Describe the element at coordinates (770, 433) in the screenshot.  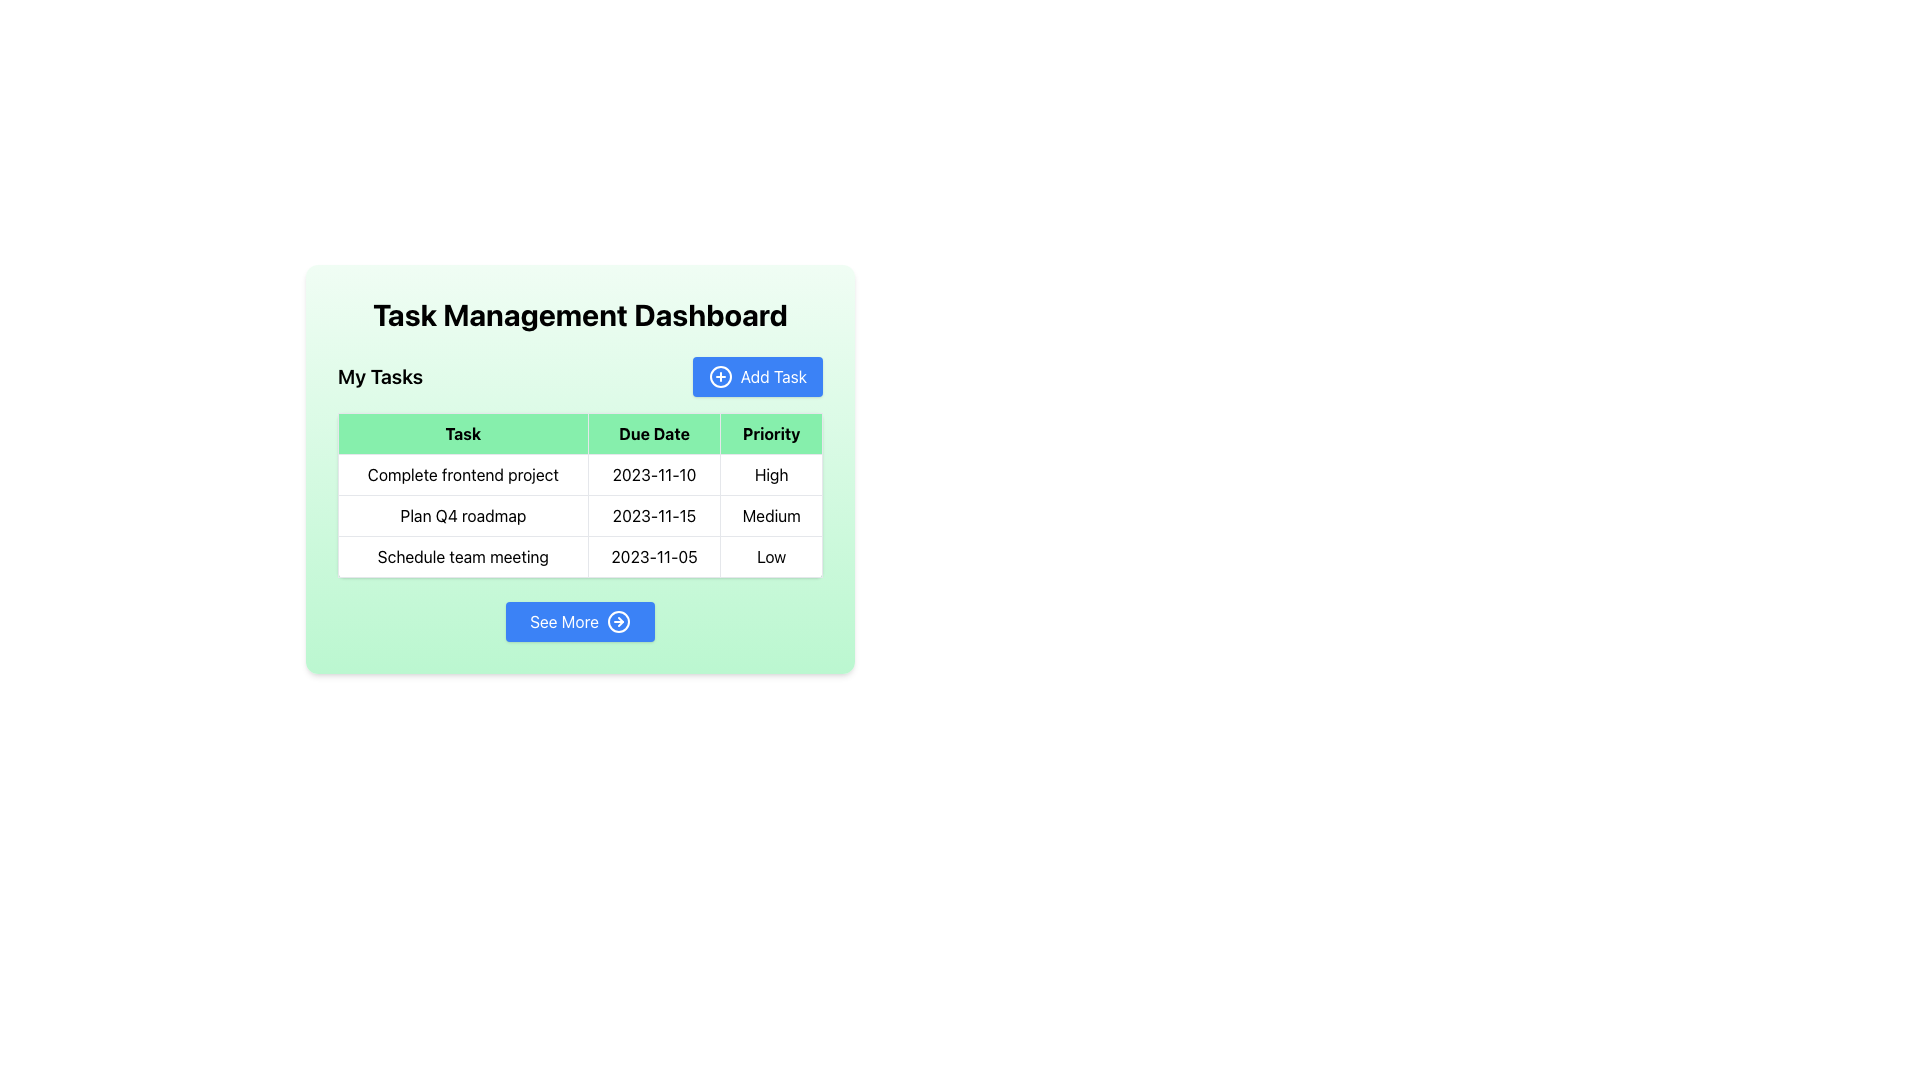
I see `the 'Priority' column header in the Task Management Dashboard, which is the third column header located at the top-right of the table, directly to the right of the 'Due Date' header` at that location.